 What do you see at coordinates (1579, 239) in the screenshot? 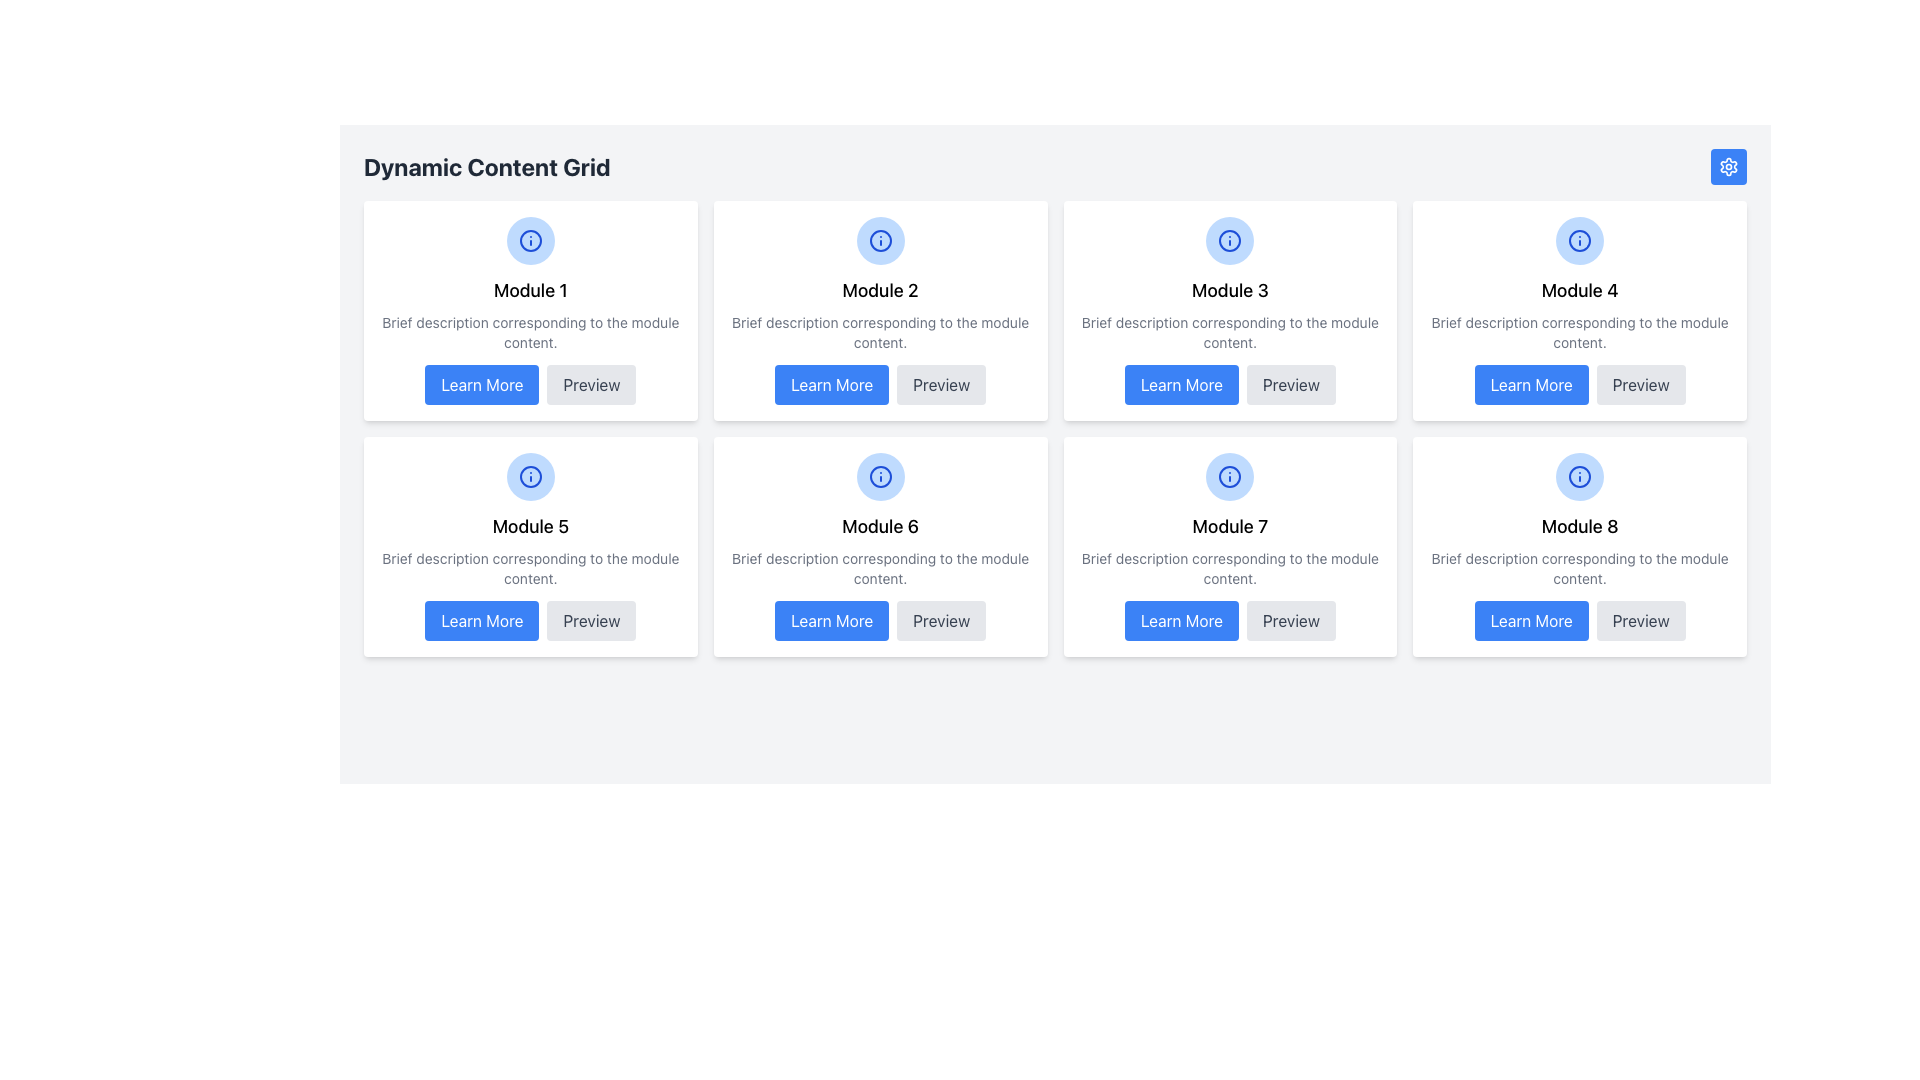
I see `the informational icon located at the center-top of the 'Module 4' card` at bounding box center [1579, 239].